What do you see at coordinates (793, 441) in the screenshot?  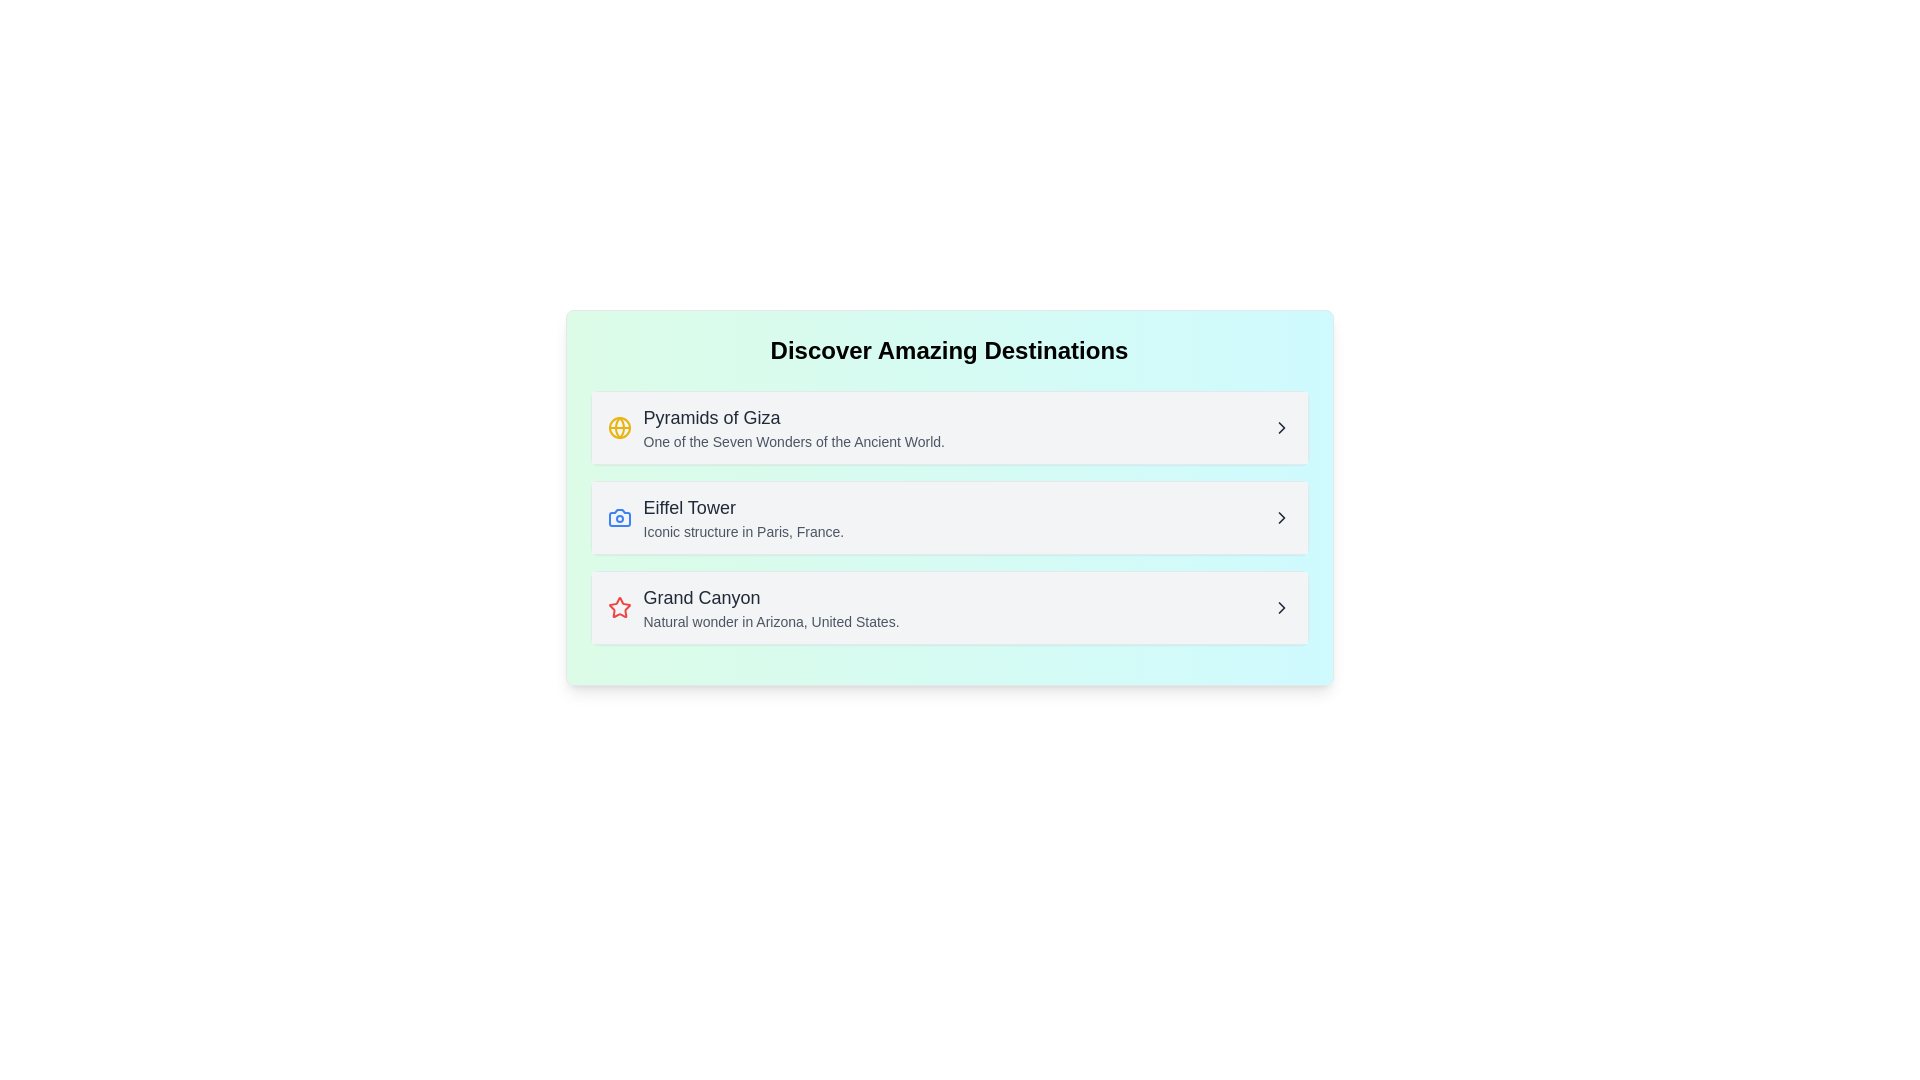 I see `descriptive subtext located directly beneath the 'Pyramids of Giza' title in the first card of the vertically stacked list` at bounding box center [793, 441].